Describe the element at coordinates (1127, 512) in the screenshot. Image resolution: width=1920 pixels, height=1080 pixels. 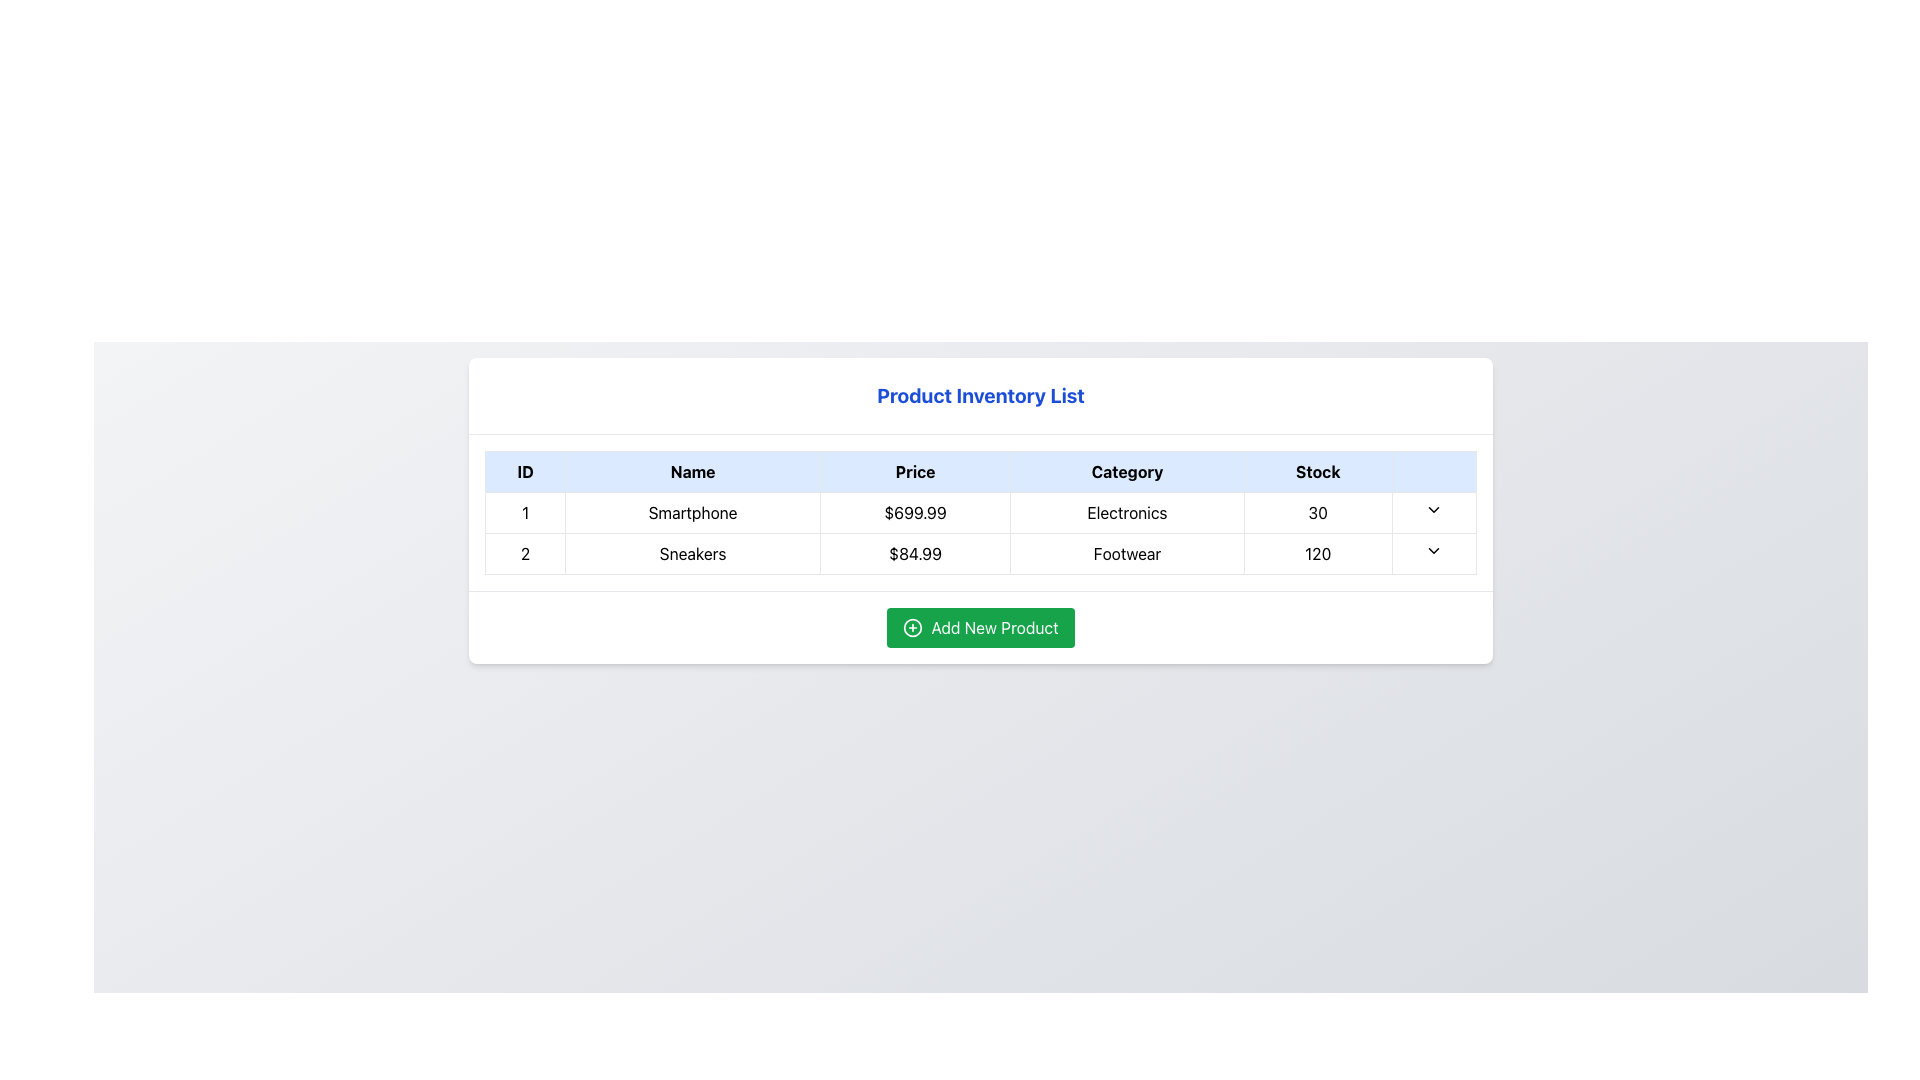
I see `the text element 'Electronics' located in the fourth cell of the first row of the table` at that location.